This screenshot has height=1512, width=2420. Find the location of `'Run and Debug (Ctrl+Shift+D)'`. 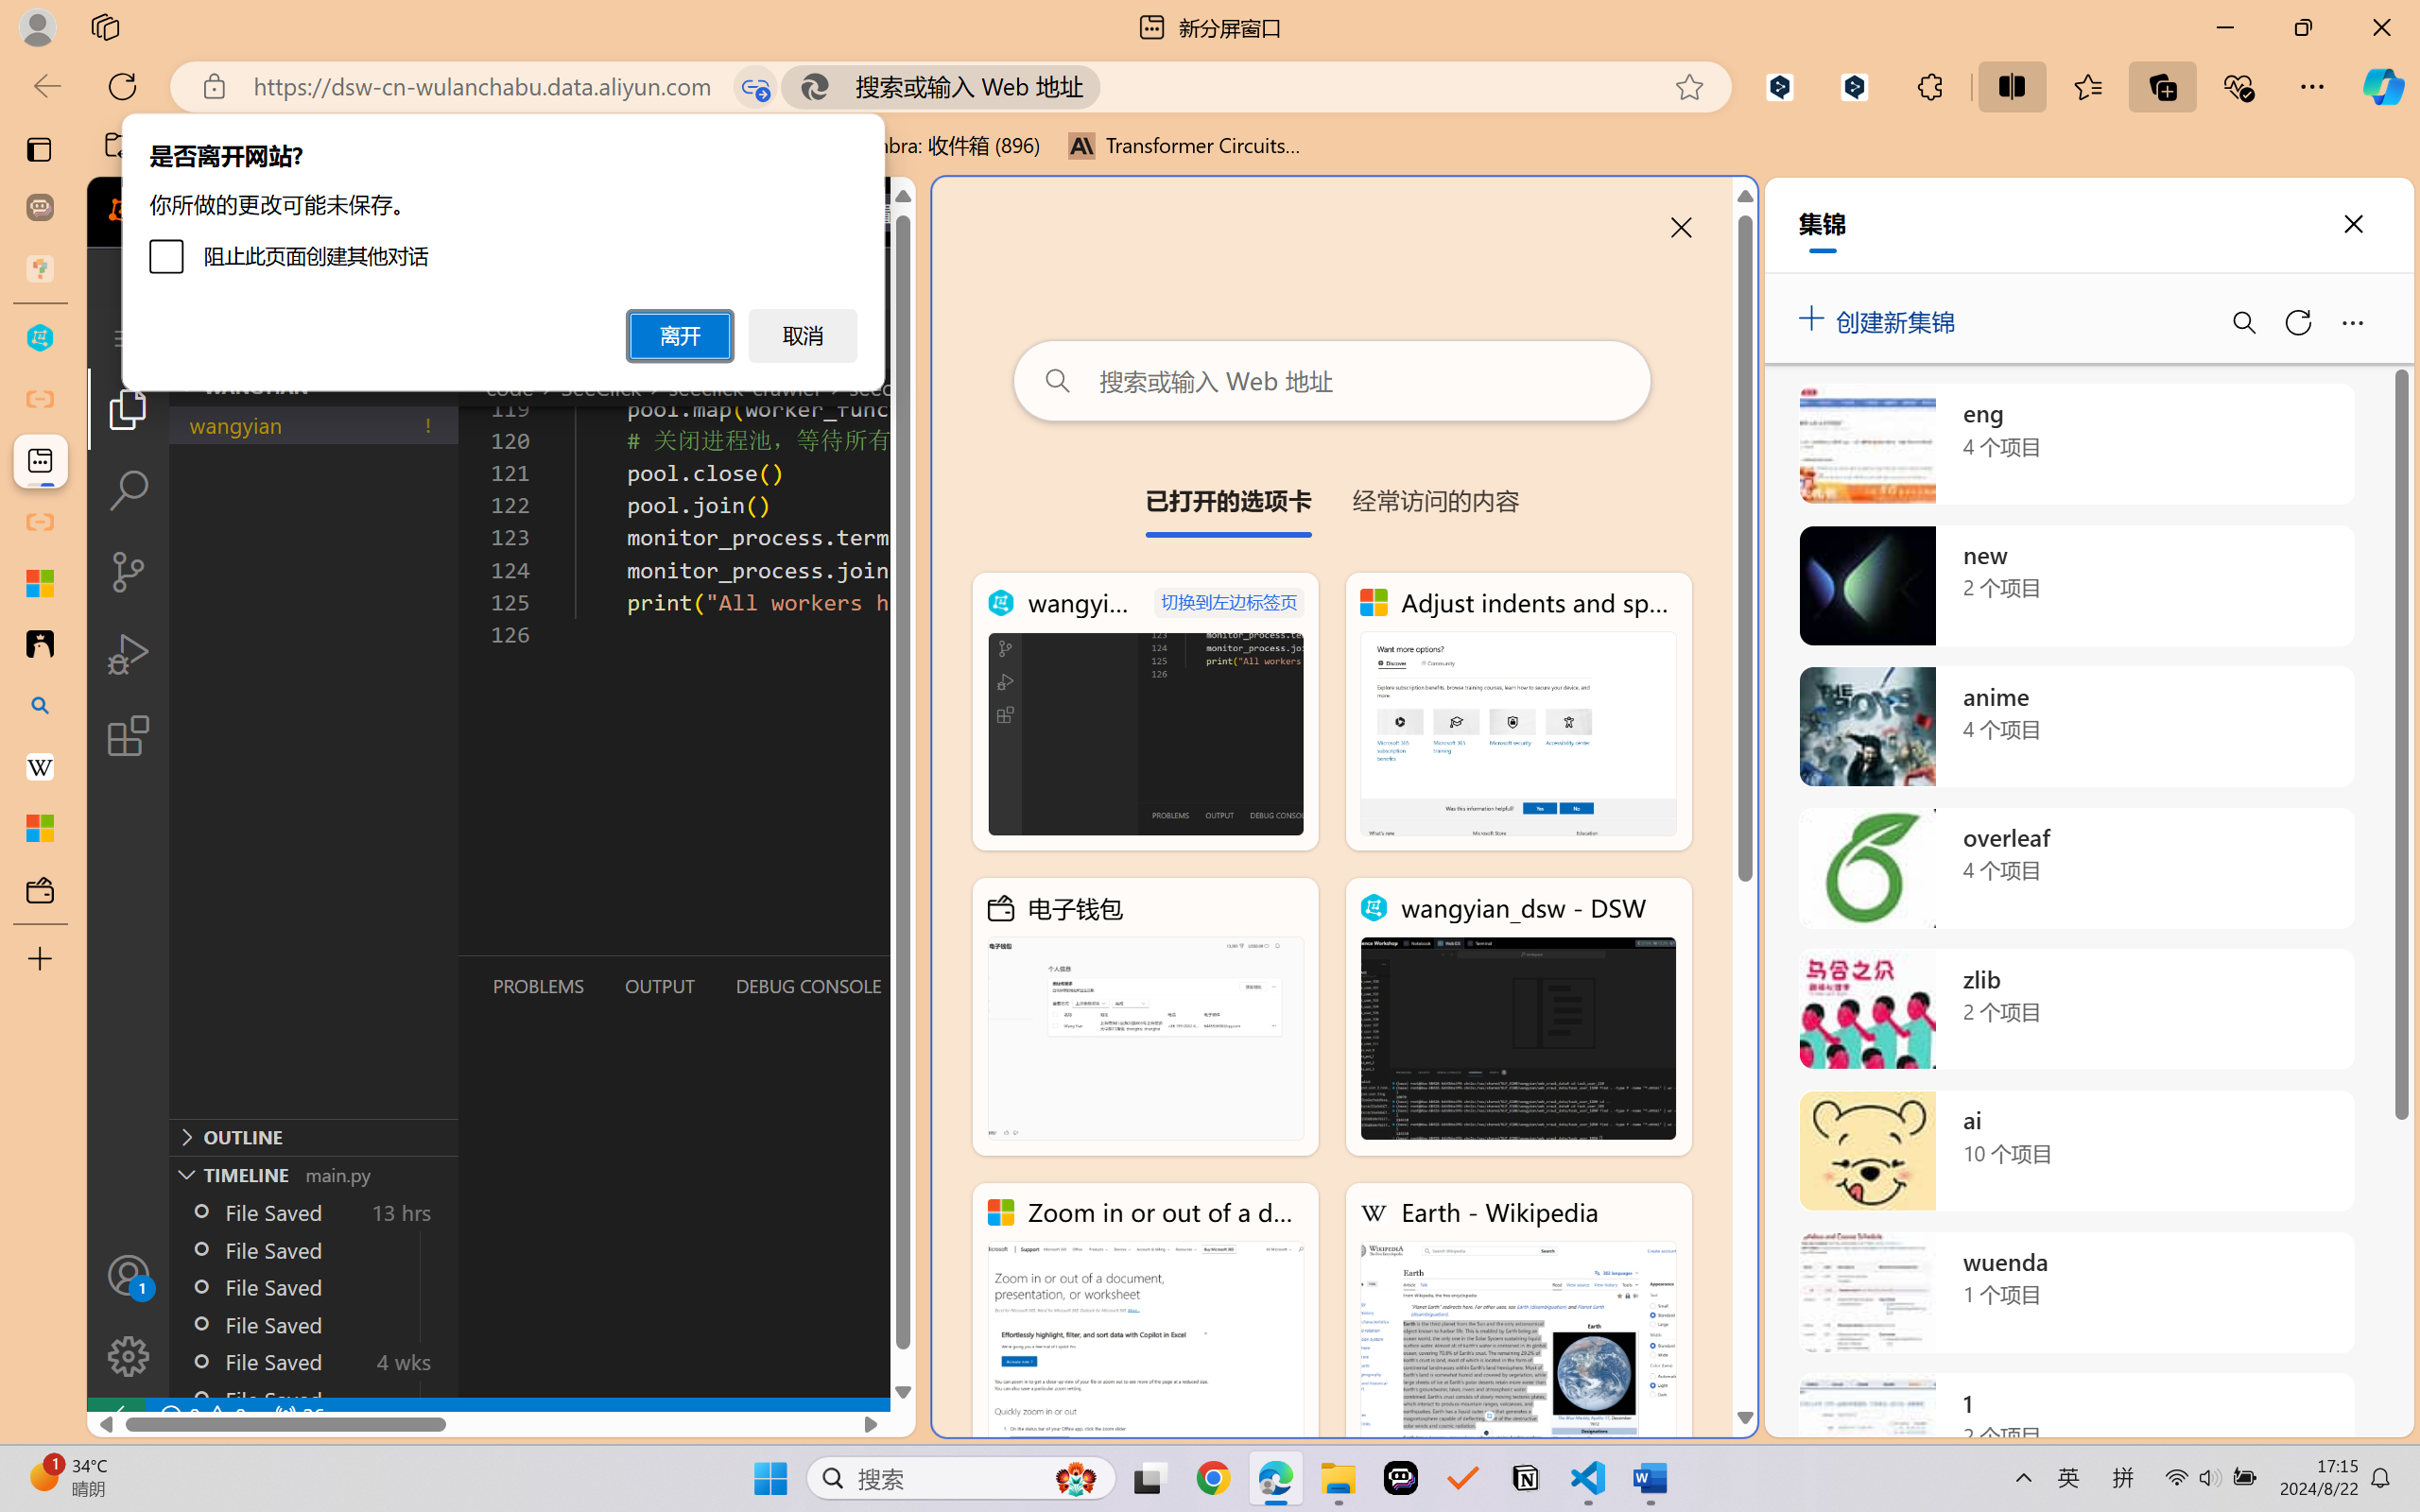

'Run and Debug (Ctrl+Shift+D)' is located at coordinates (127, 653).